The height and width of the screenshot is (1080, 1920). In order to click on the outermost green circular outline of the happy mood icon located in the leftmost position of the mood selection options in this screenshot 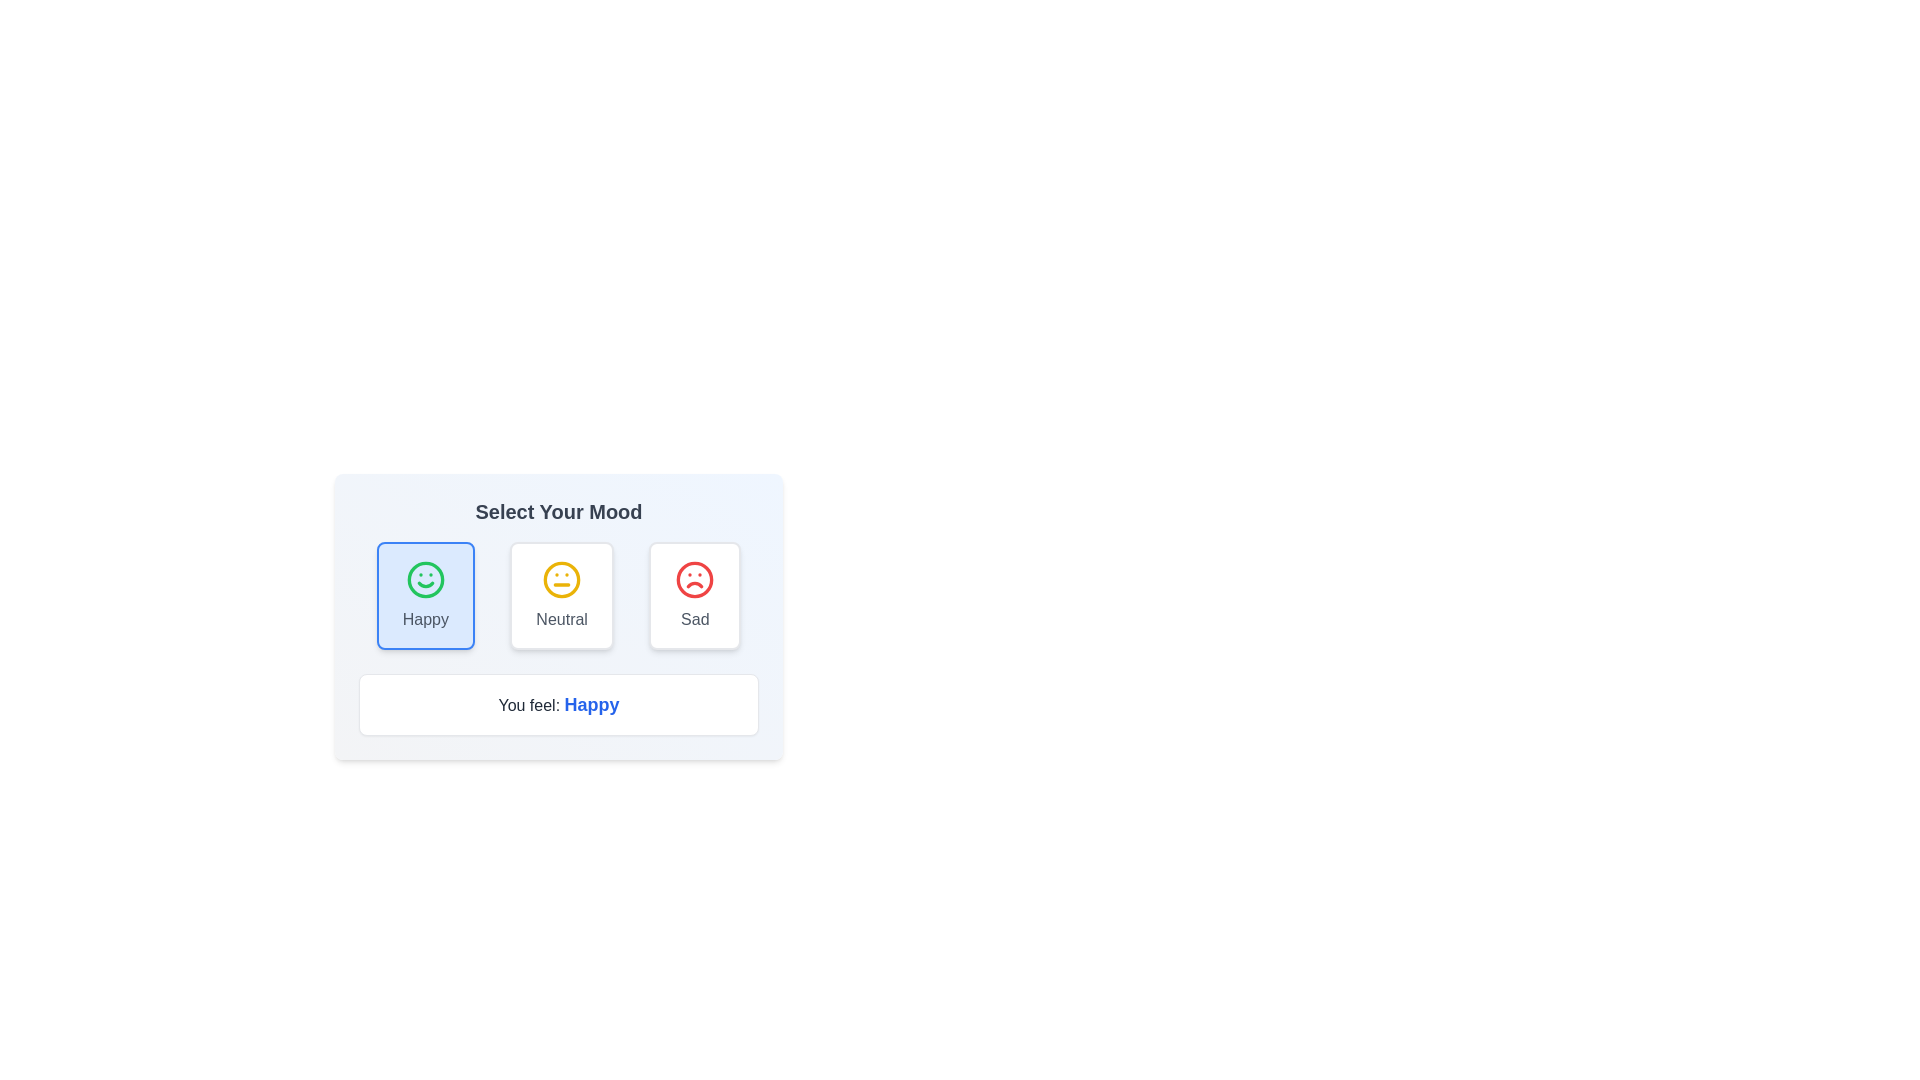, I will do `click(424, 579)`.